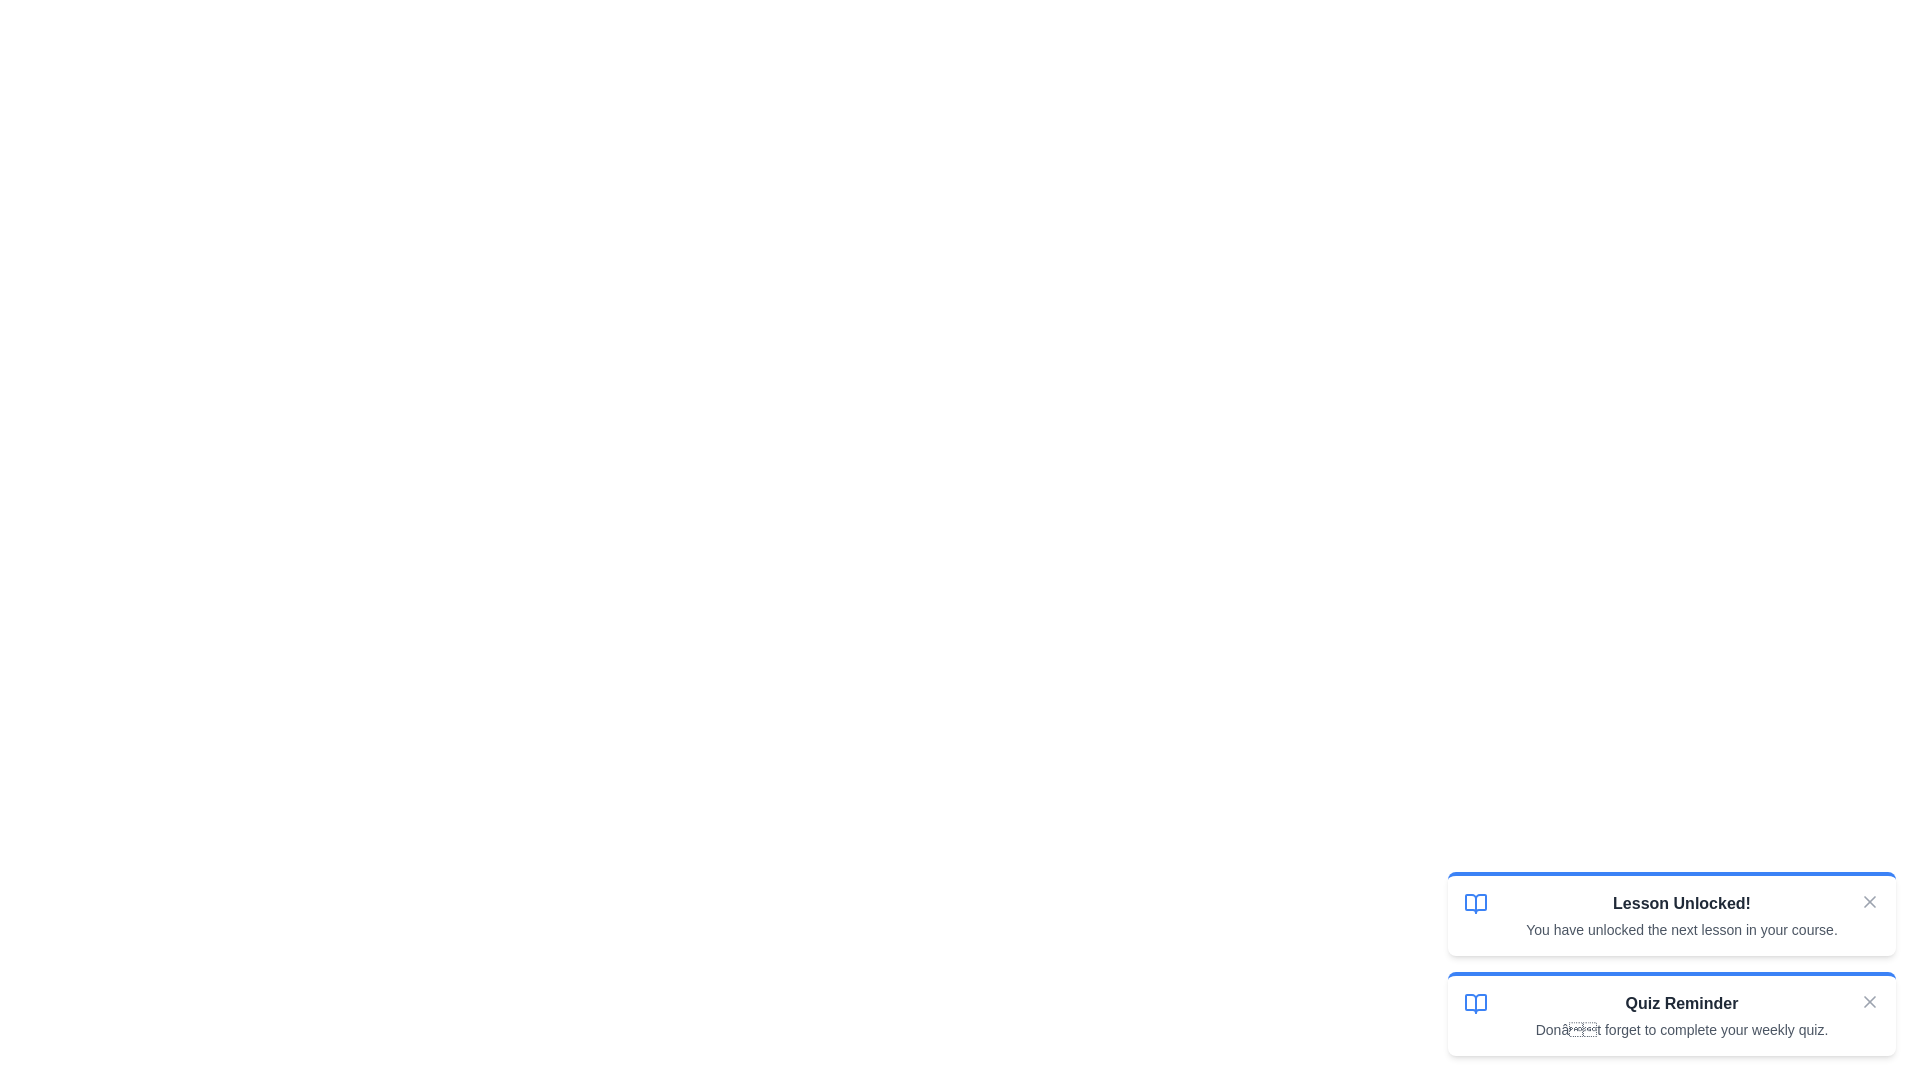 The height and width of the screenshot is (1080, 1920). What do you see at coordinates (1869, 1002) in the screenshot?
I see `close button of the notification with title Quiz Reminder` at bounding box center [1869, 1002].